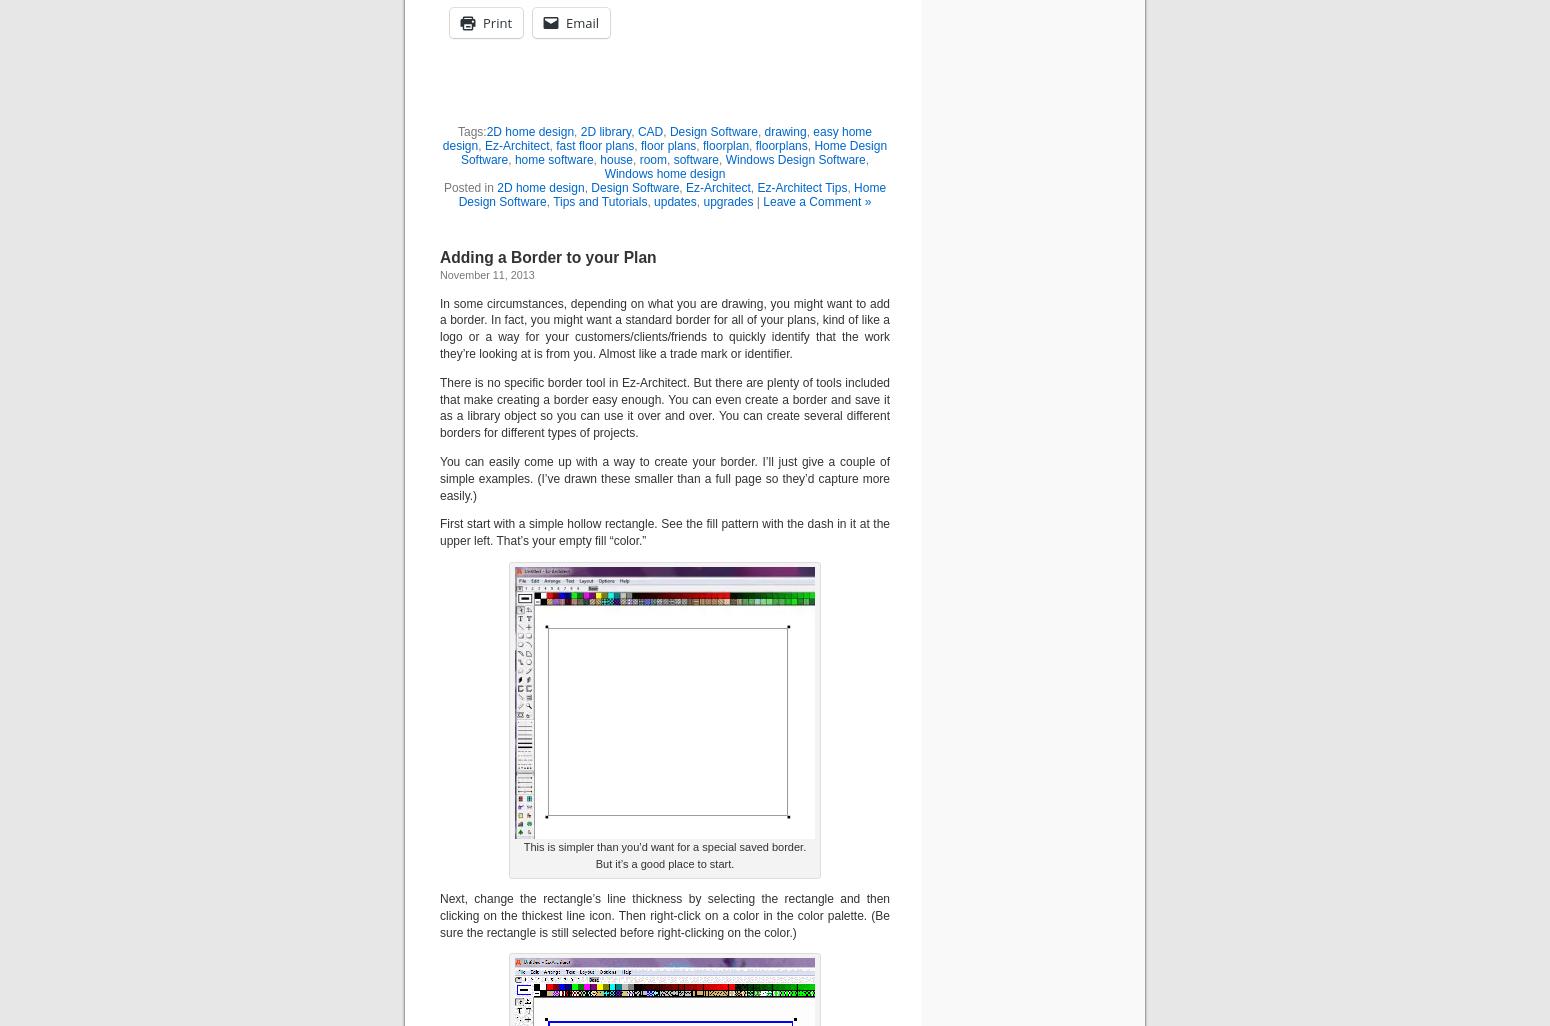 The height and width of the screenshot is (1026, 1550). I want to click on 'Adding a Border to your Plan', so click(547, 256).